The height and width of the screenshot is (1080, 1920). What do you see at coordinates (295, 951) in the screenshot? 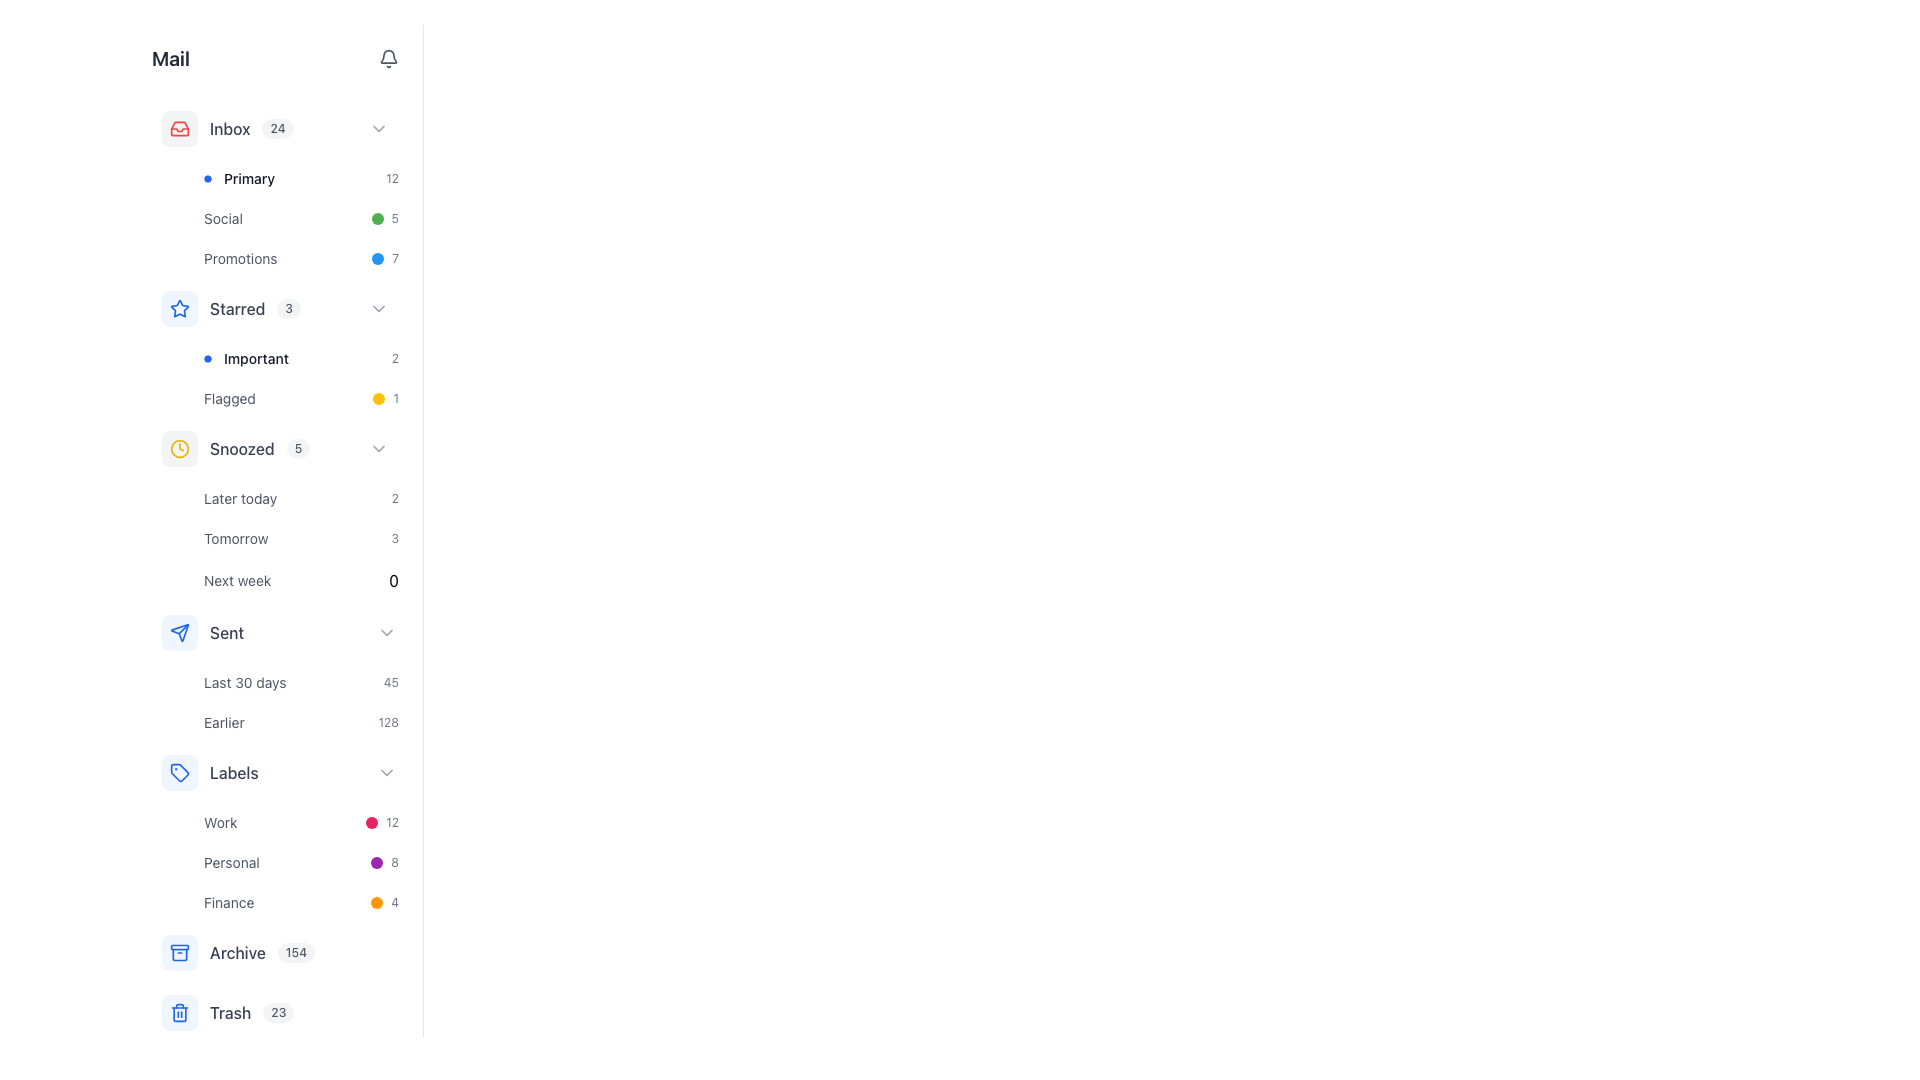
I see `the numeric indicator badge displaying the count of archived items located in the left-side navigation pane next to the 'Archive' entry` at bounding box center [295, 951].